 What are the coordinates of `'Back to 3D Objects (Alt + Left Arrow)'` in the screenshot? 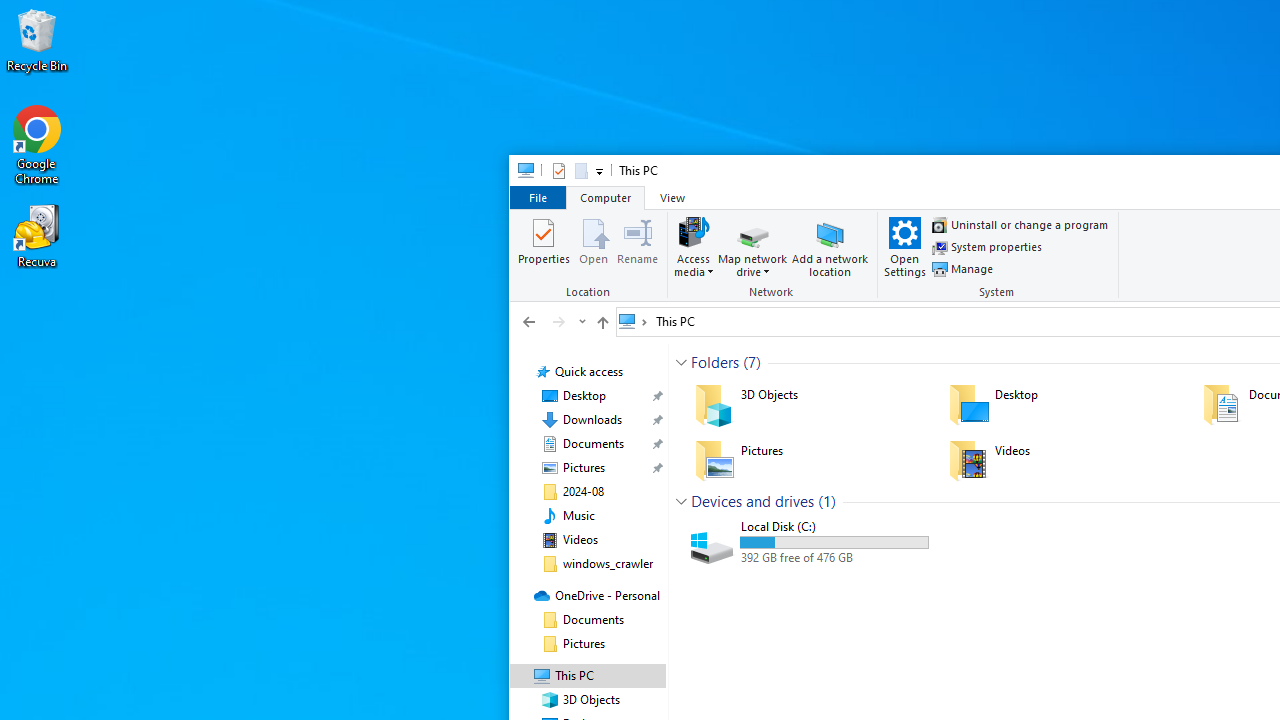 It's located at (529, 320).